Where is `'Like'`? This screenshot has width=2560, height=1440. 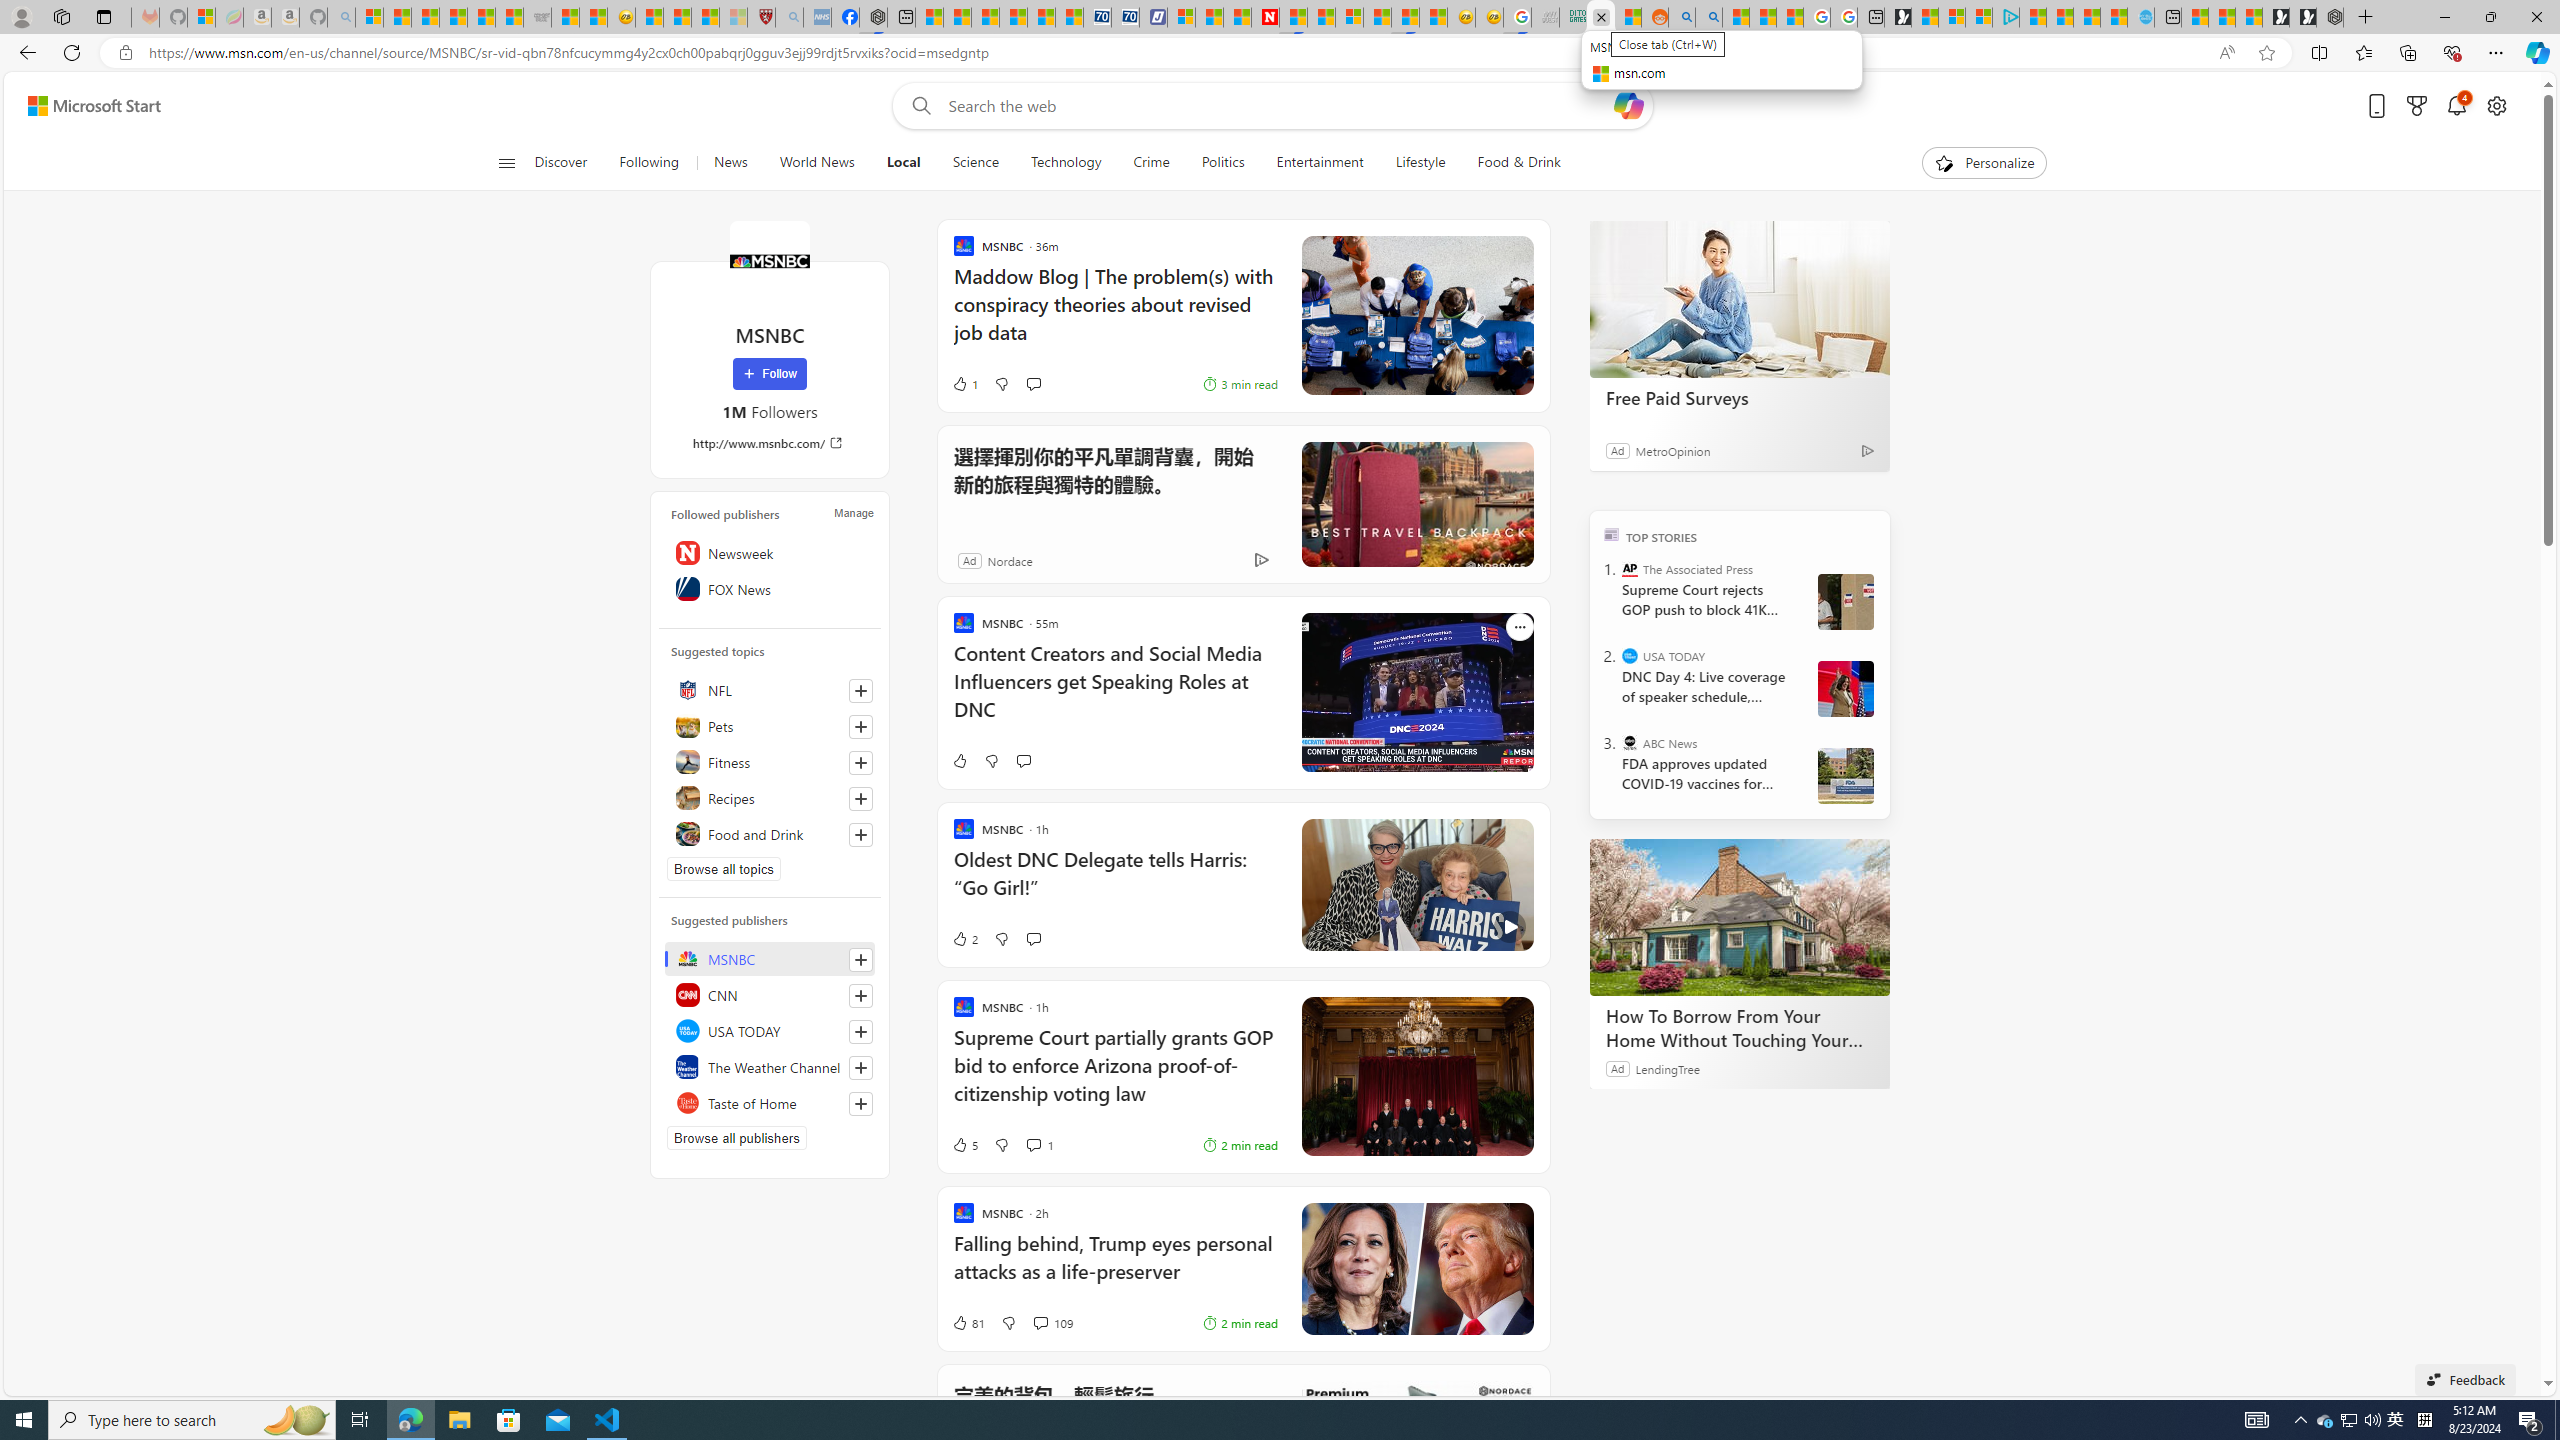 'Like' is located at coordinates (957, 761).